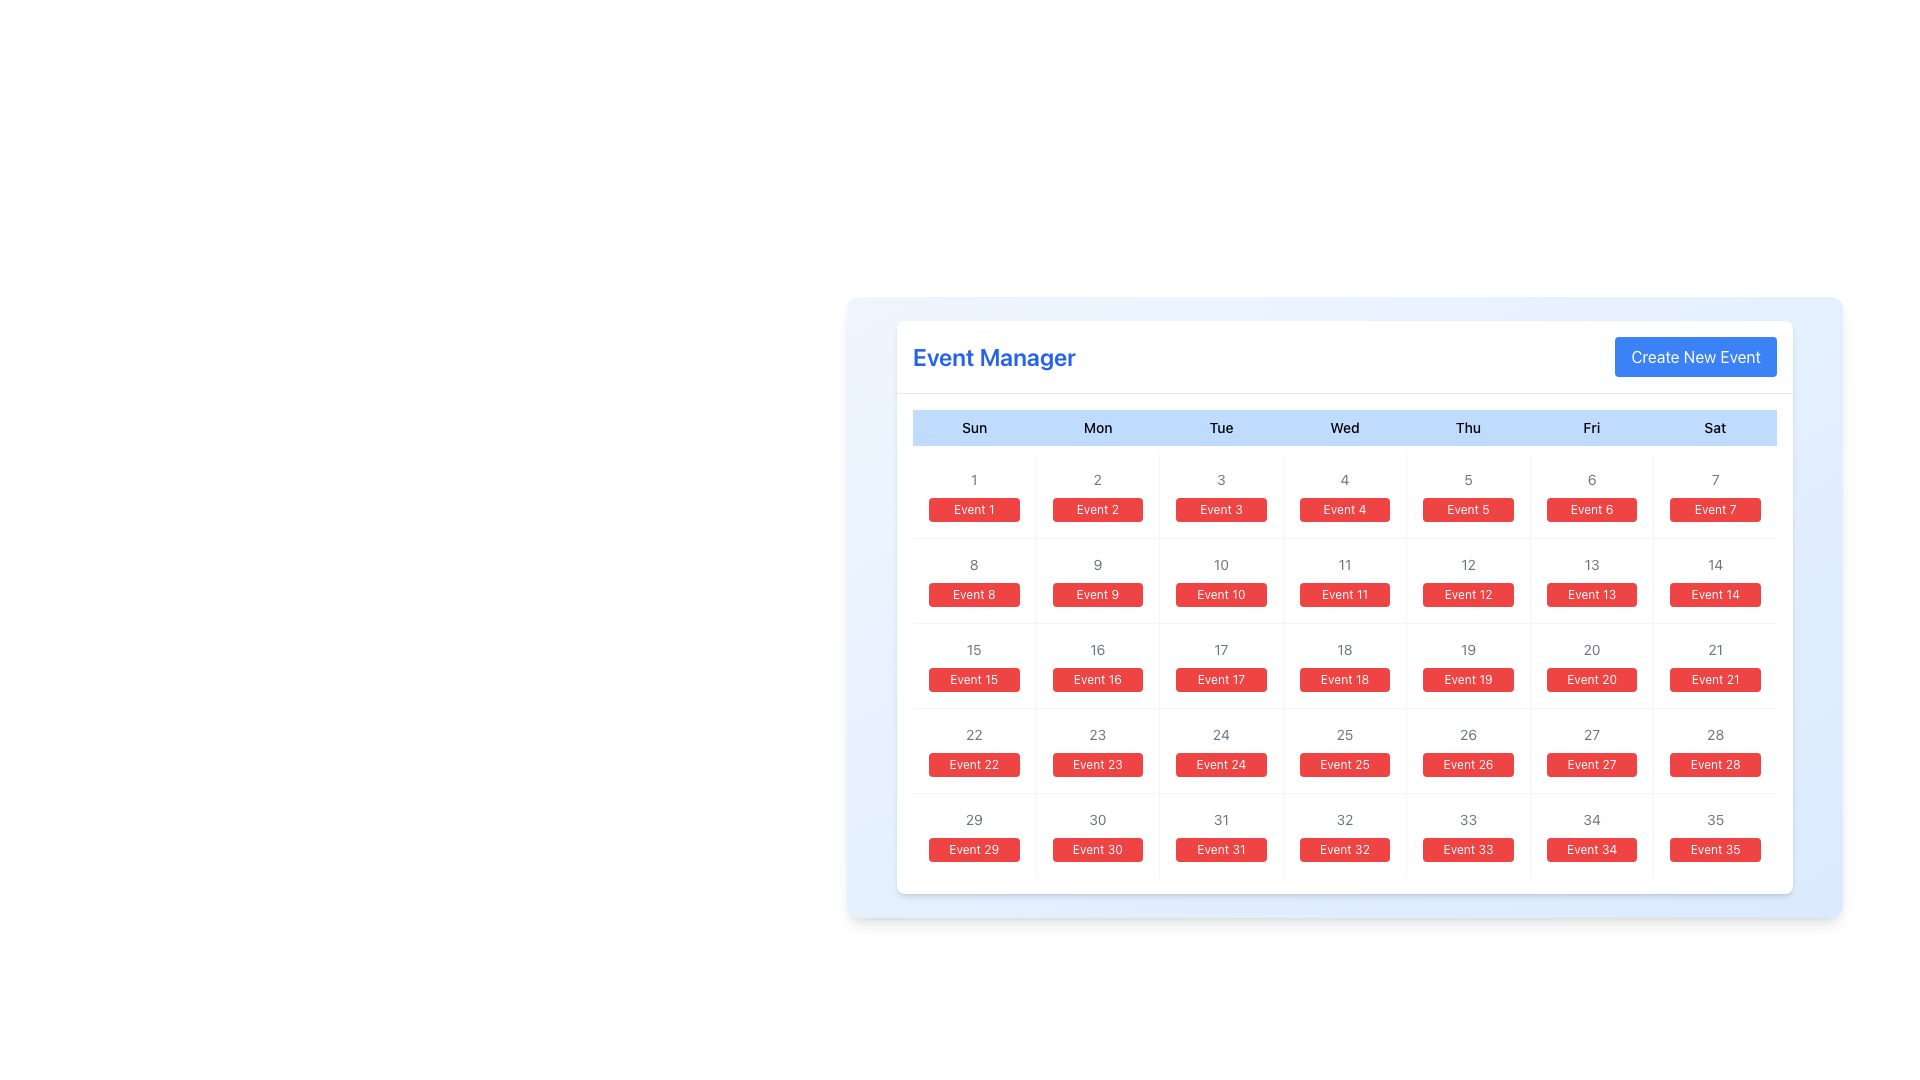 This screenshot has width=1920, height=1080. Describe the element at coordinates (1096, 764) in the screenshot. I see `the button located in the fifth row and fourth column of the calendar layout, which visually represents the date '23'` at that location.